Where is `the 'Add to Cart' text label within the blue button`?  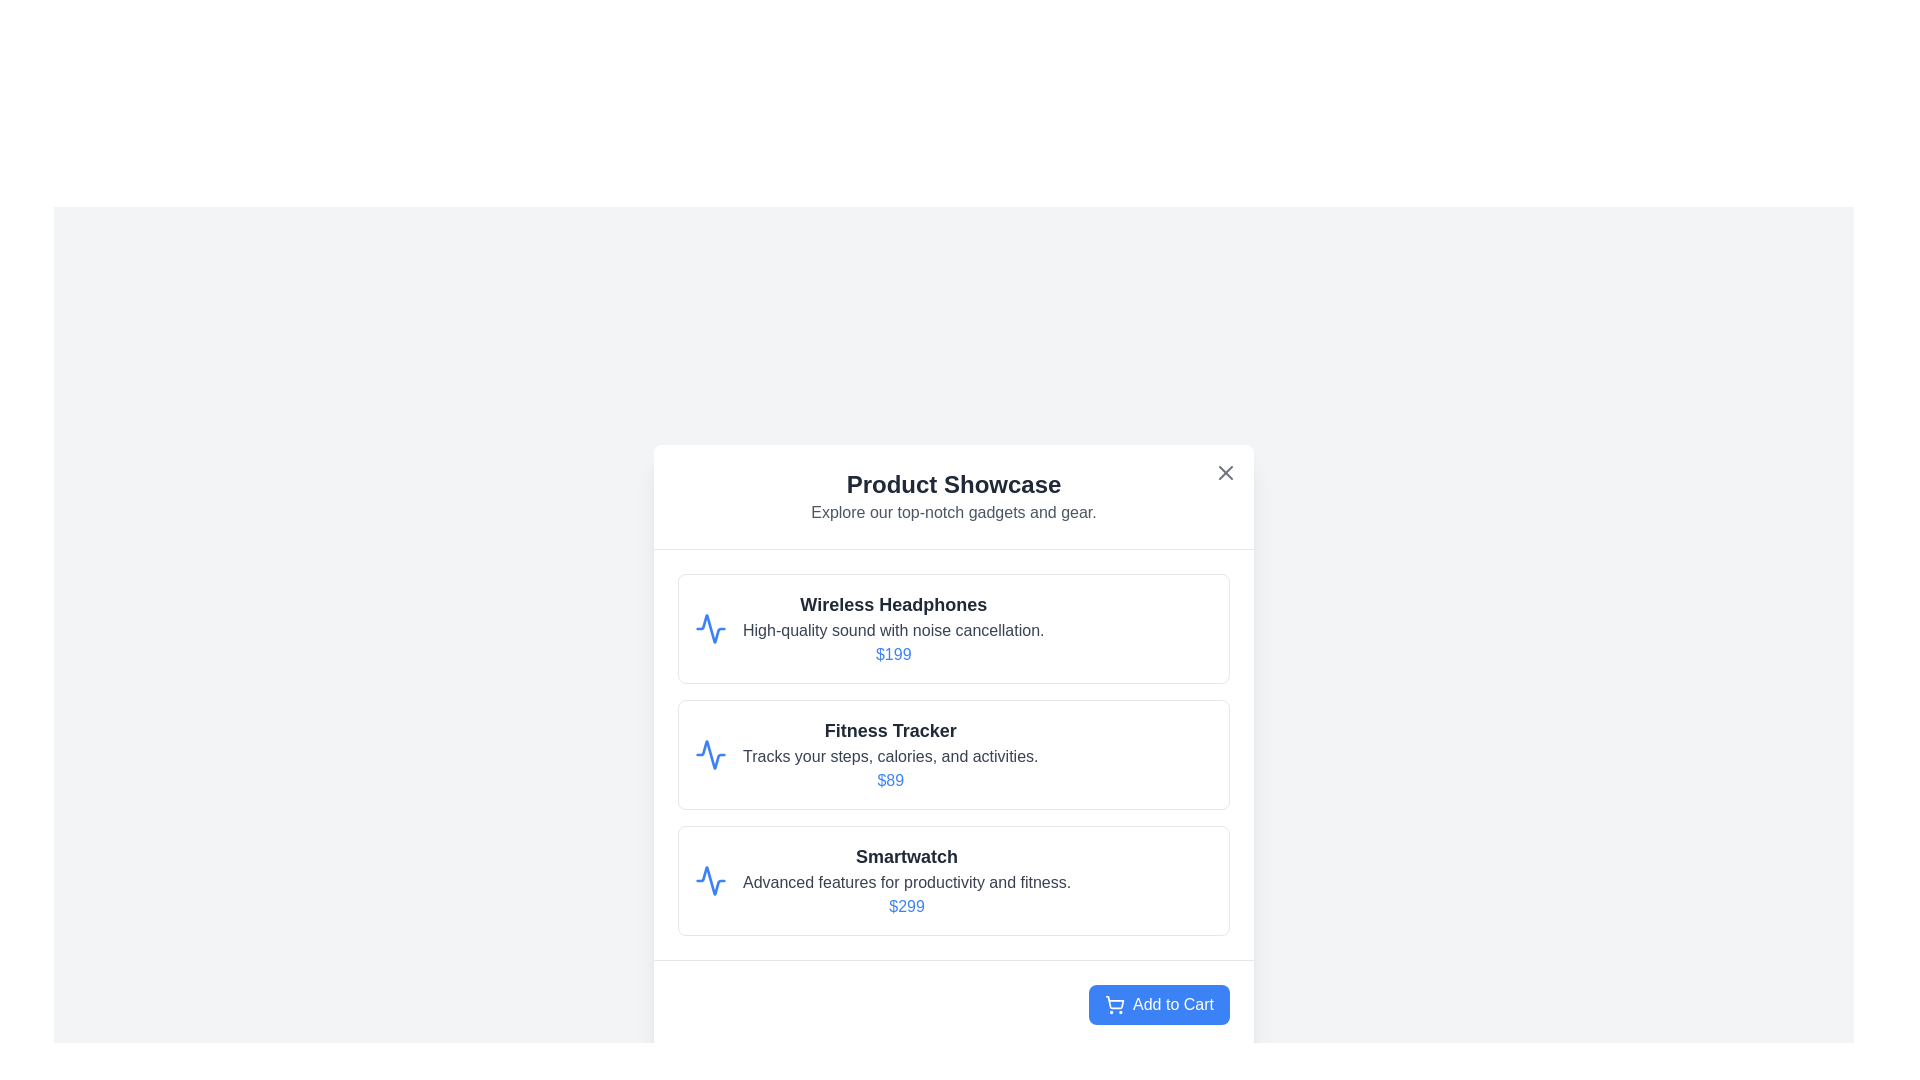 the 'Add to Cart' text label within the blue button is located at coordinates (1173, 1005).